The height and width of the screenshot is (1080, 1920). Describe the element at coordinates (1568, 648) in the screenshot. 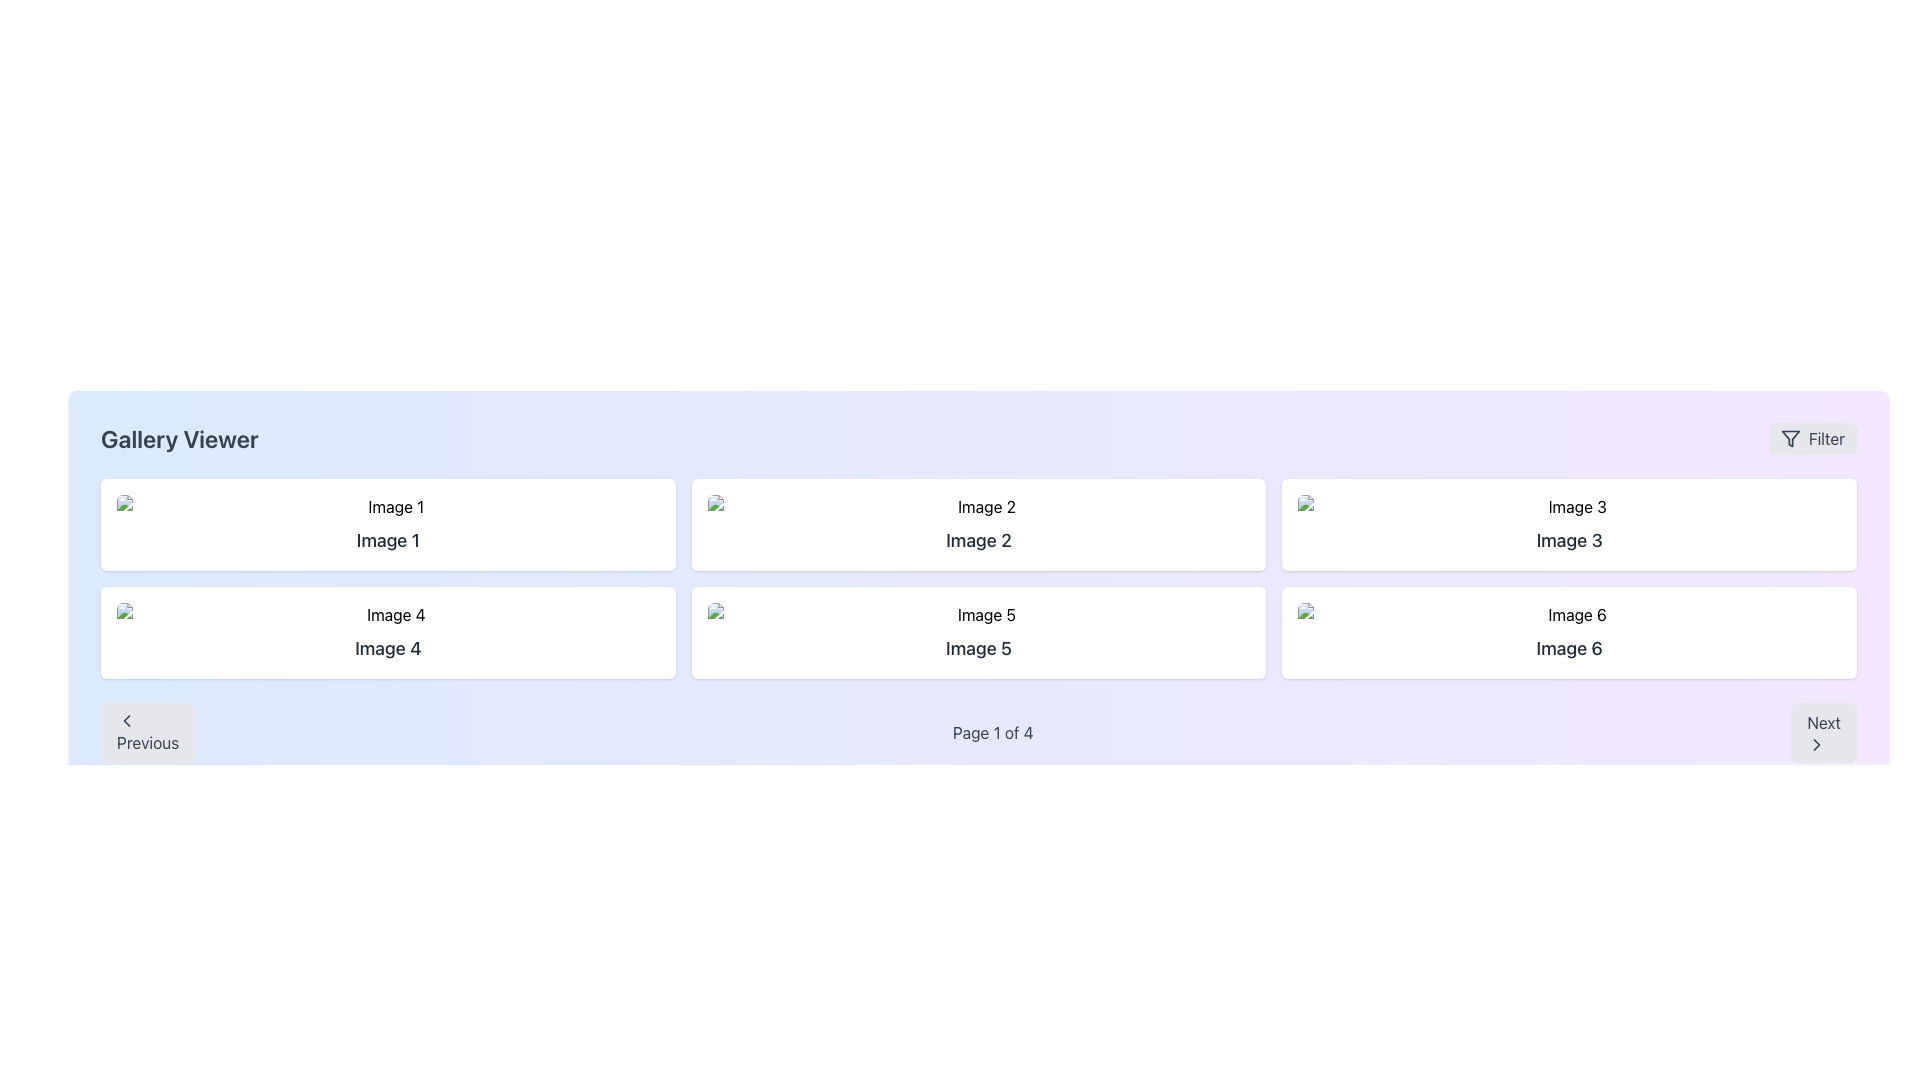

I see `text label positioned below the 'Image 6' thumbnail in the sixth tile of a grid layout, which provides descriptive context for the image` at that location.